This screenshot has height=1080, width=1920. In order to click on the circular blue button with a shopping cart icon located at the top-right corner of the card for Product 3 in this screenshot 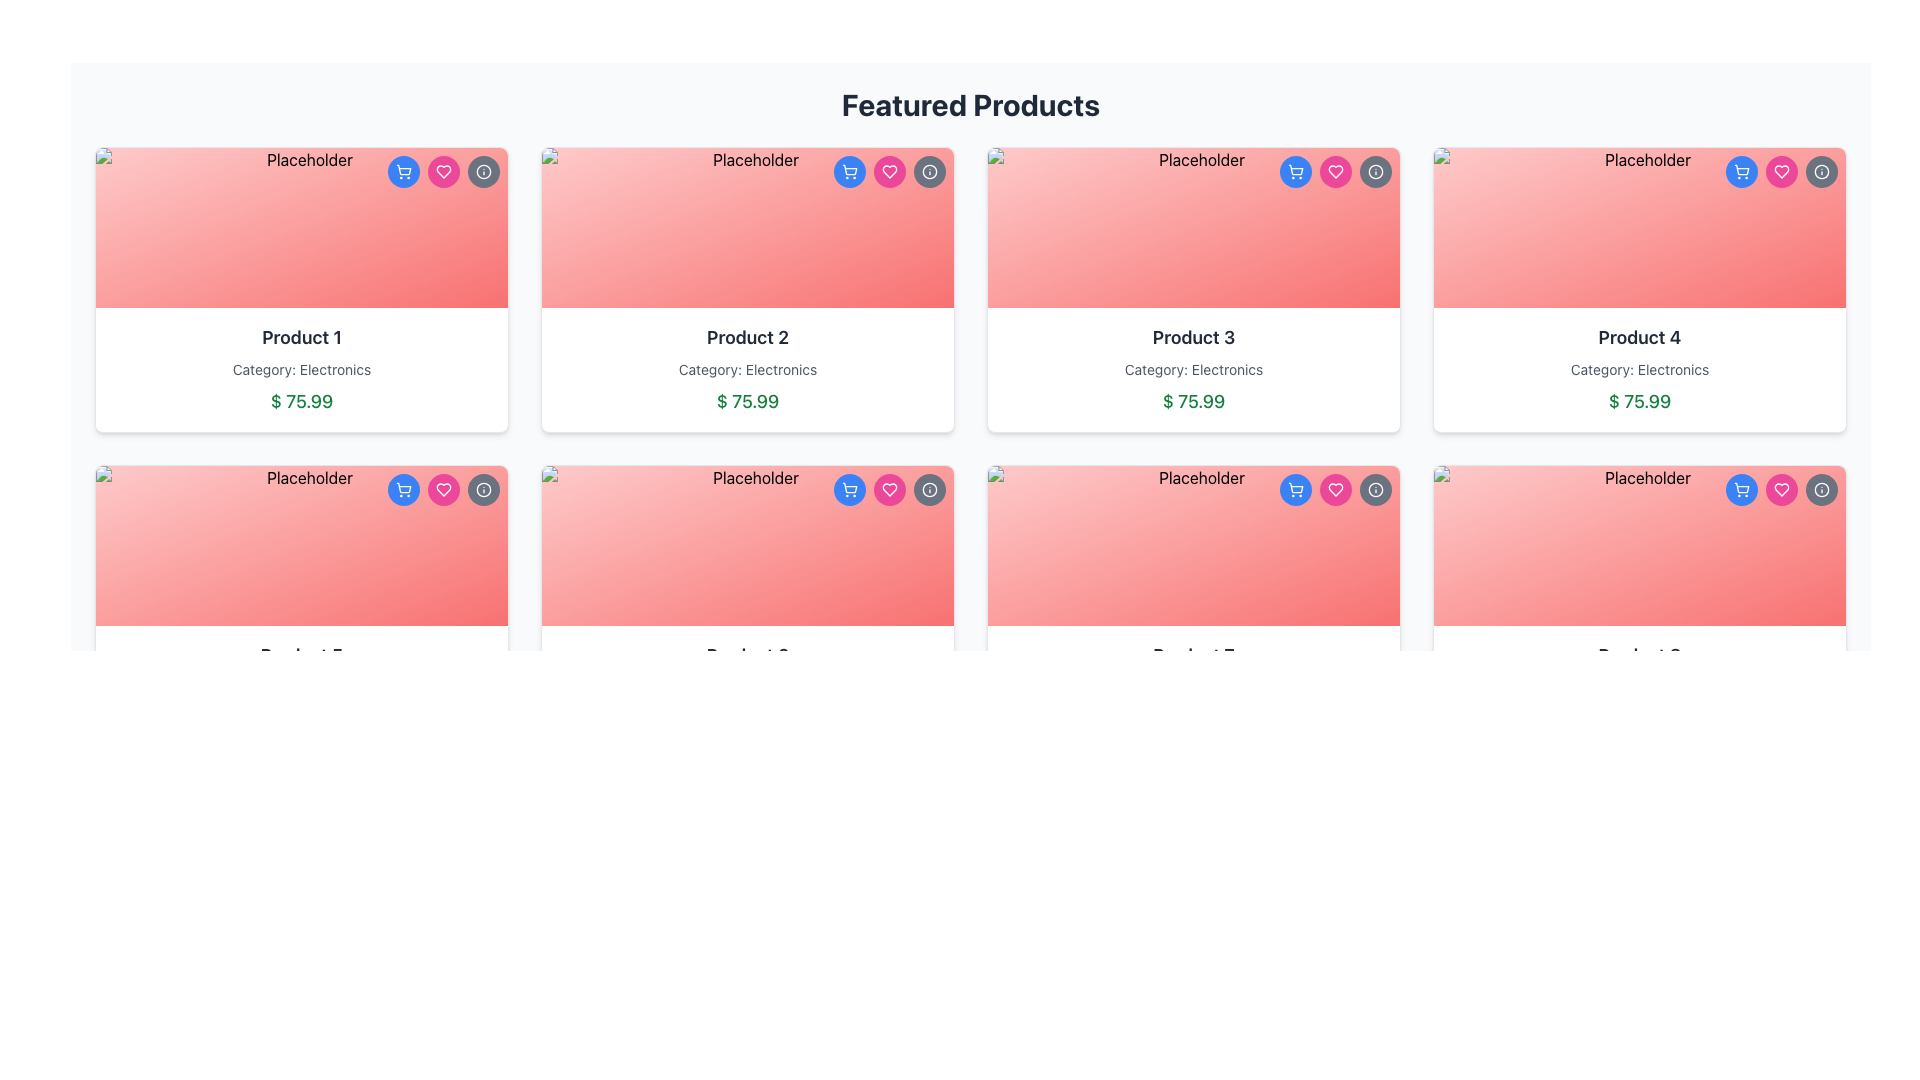, I will do `click(1296, 171)`.